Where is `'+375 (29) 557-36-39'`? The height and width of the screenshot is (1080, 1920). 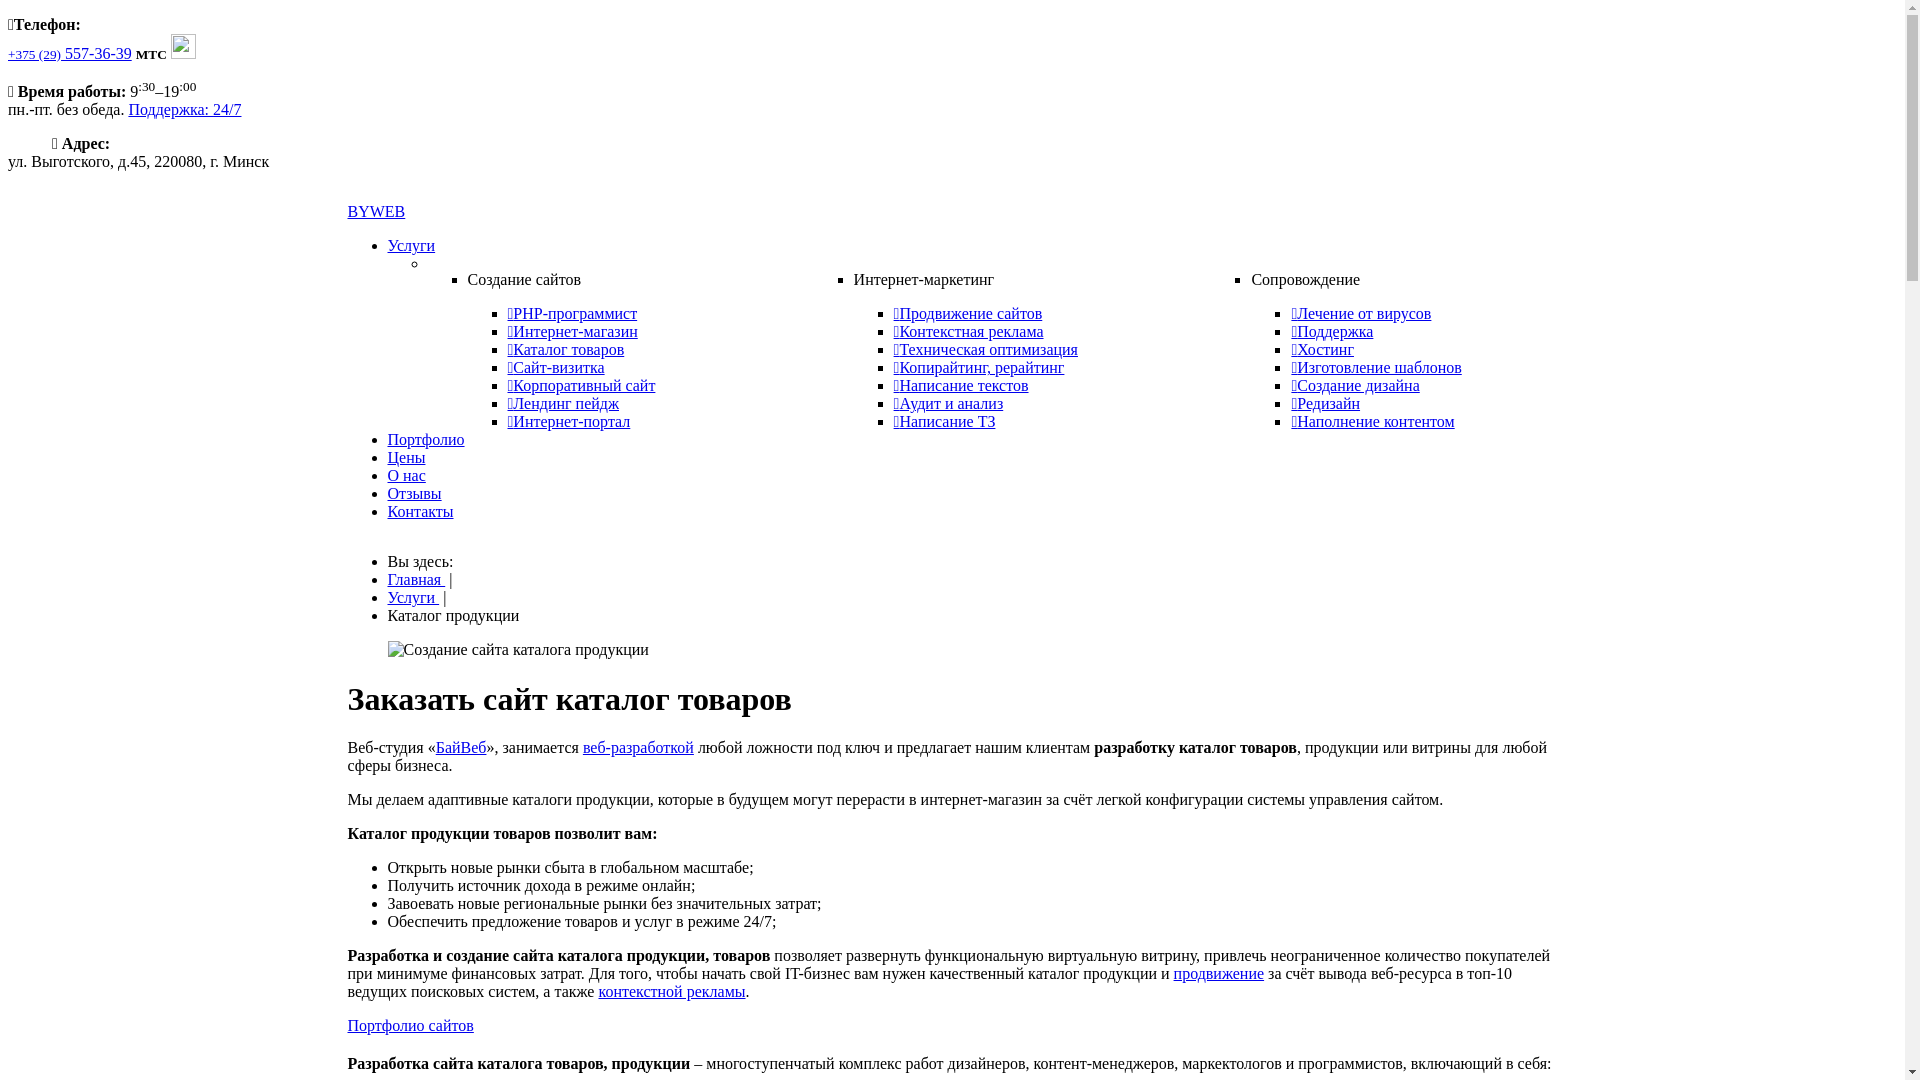 '+375 (29) 557-36-39' is located at coordinates (70, 52).